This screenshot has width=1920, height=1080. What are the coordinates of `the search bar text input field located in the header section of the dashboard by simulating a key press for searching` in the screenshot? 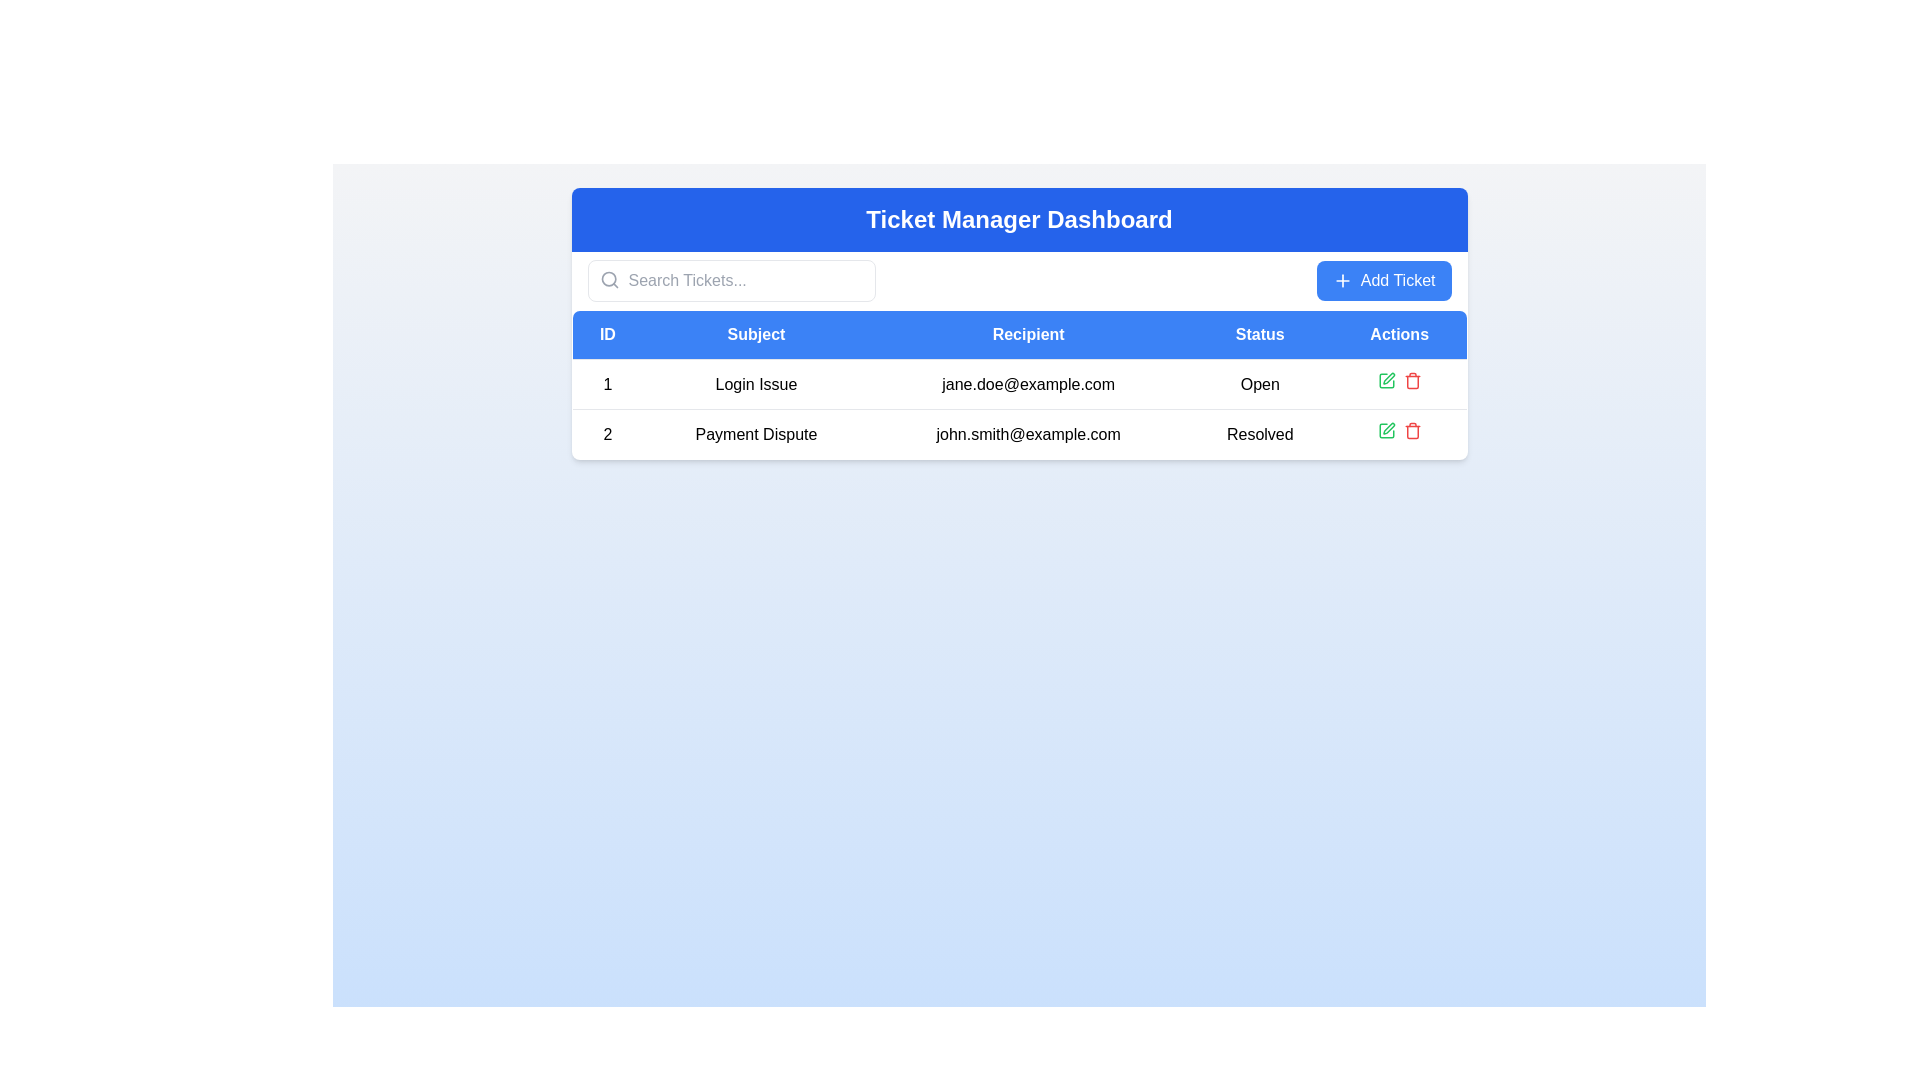 It's located at (730, 281).